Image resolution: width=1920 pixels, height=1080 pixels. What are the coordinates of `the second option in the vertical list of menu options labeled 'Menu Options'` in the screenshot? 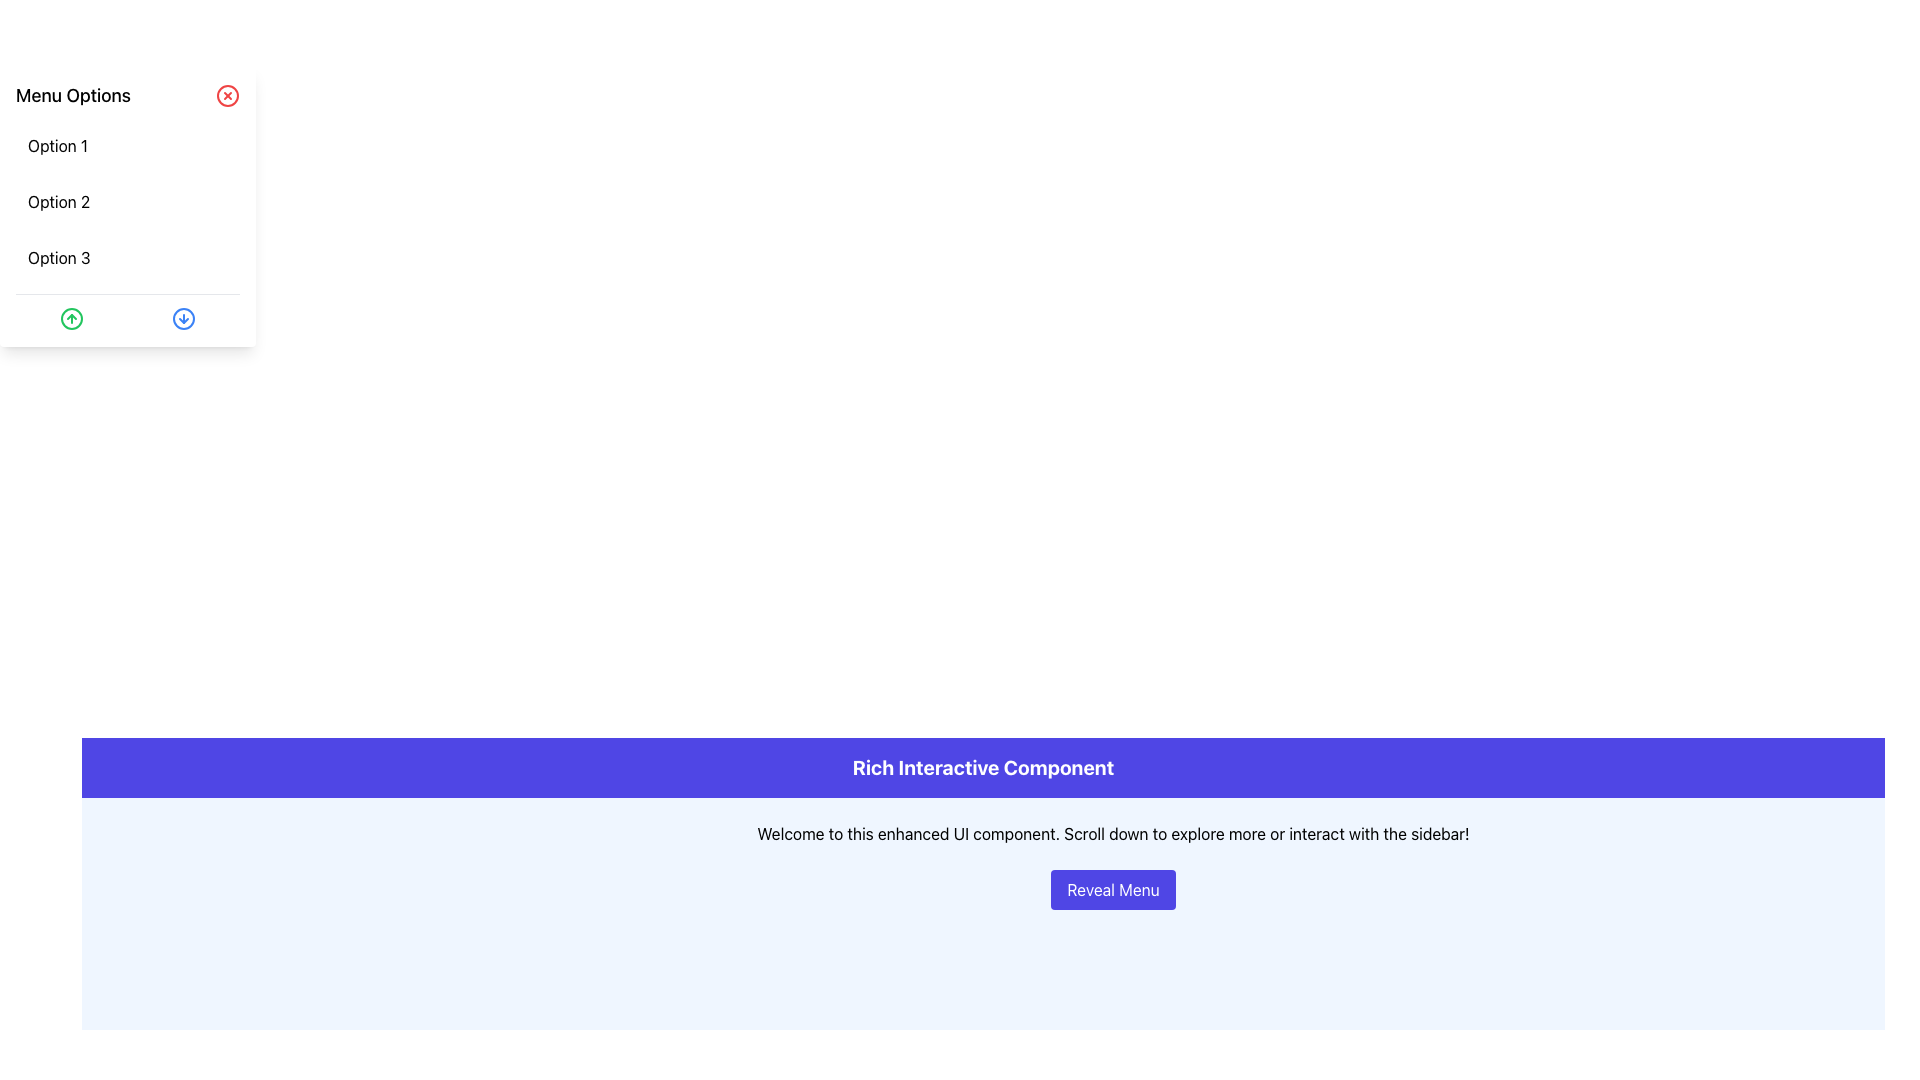 It's located at (127, 201).